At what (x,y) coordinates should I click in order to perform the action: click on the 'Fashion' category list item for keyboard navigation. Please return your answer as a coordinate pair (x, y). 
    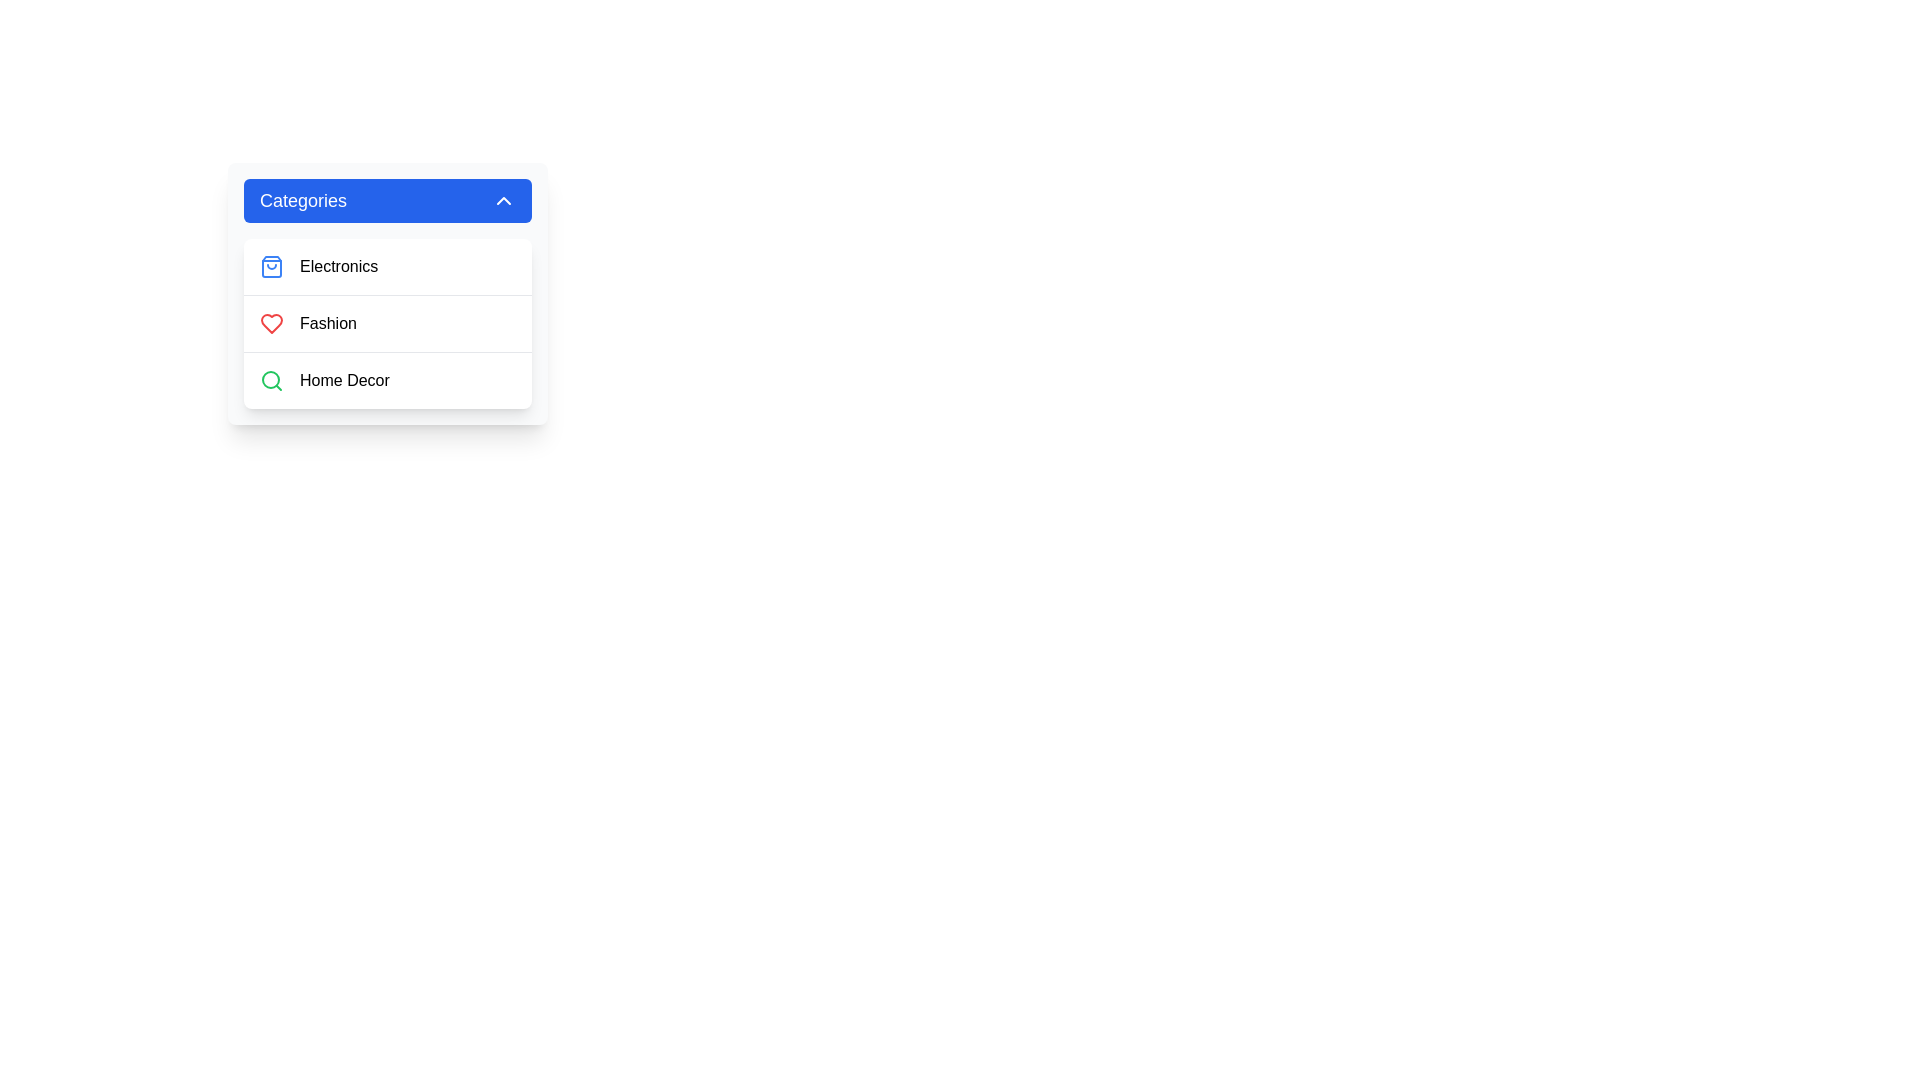
    Looking at the image, I should click on (388, 323).